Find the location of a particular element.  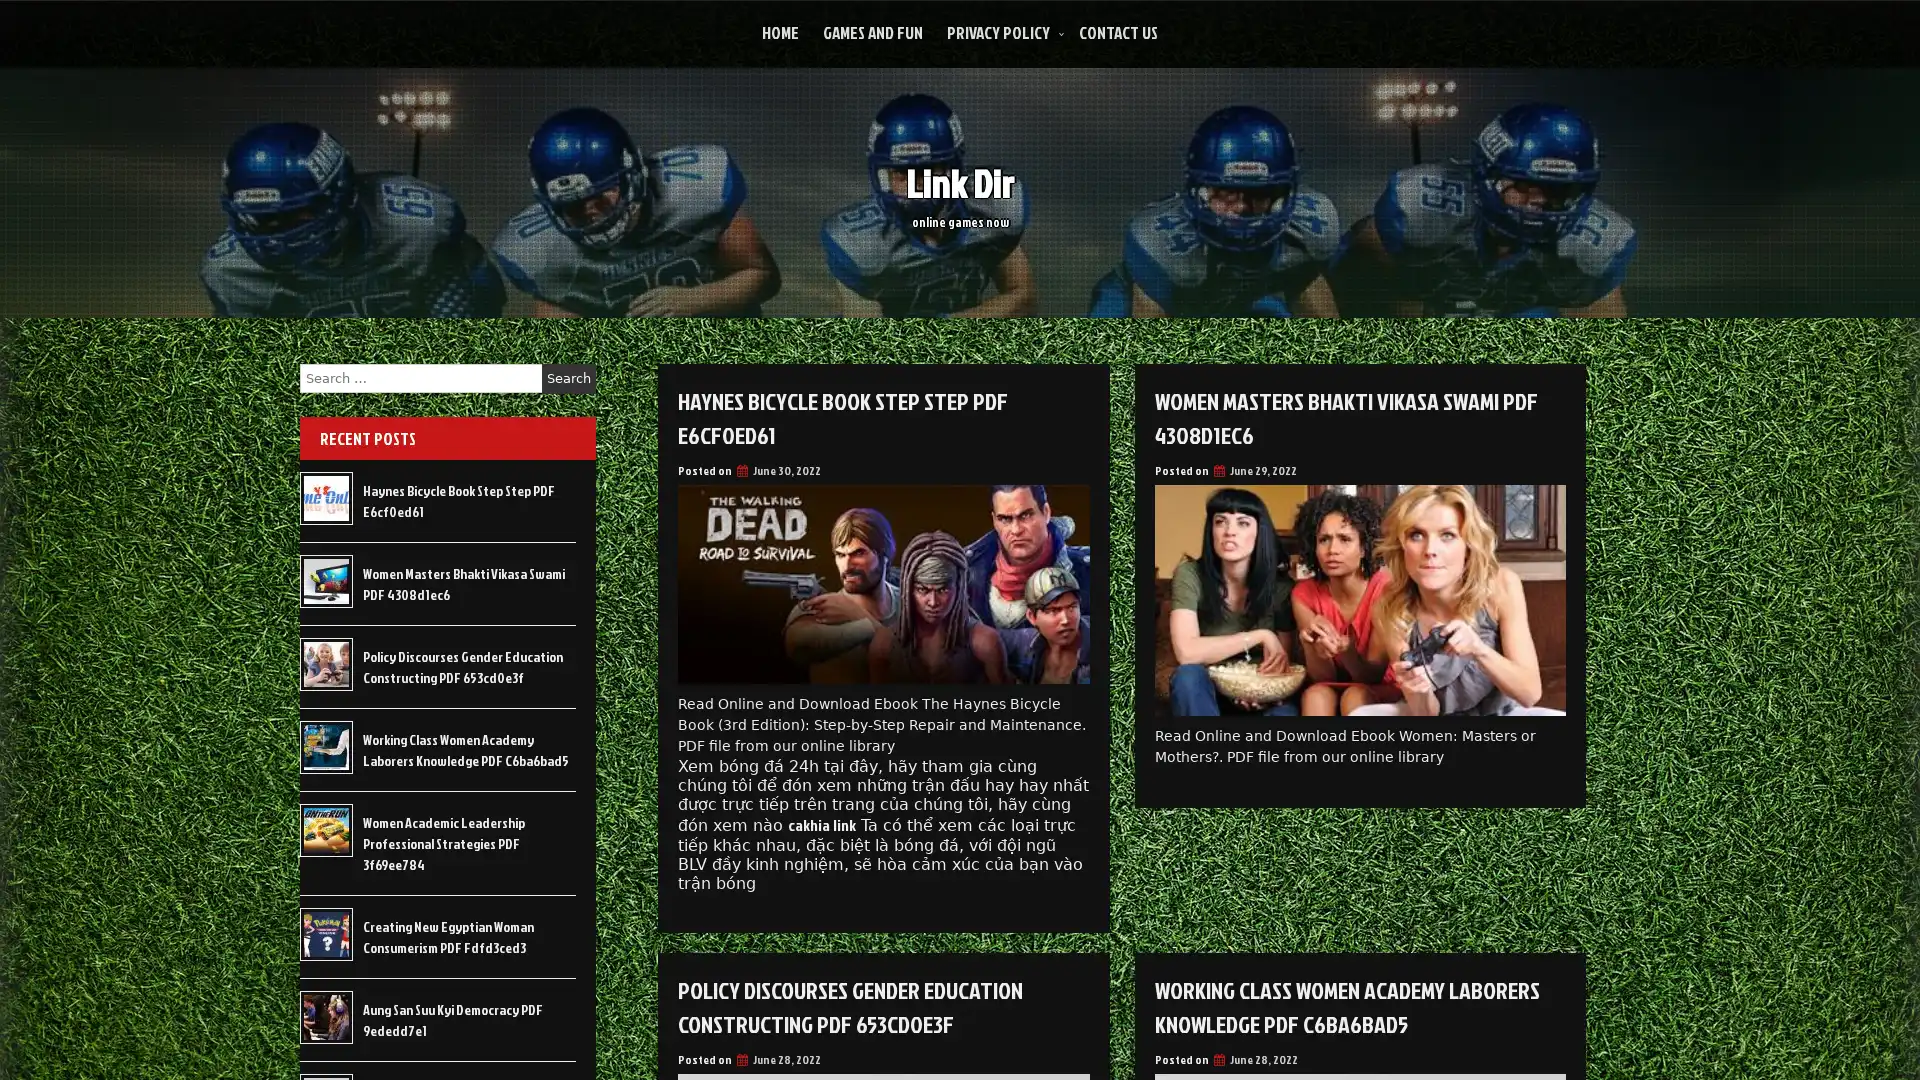

Search is located at coordinates (568, 378).